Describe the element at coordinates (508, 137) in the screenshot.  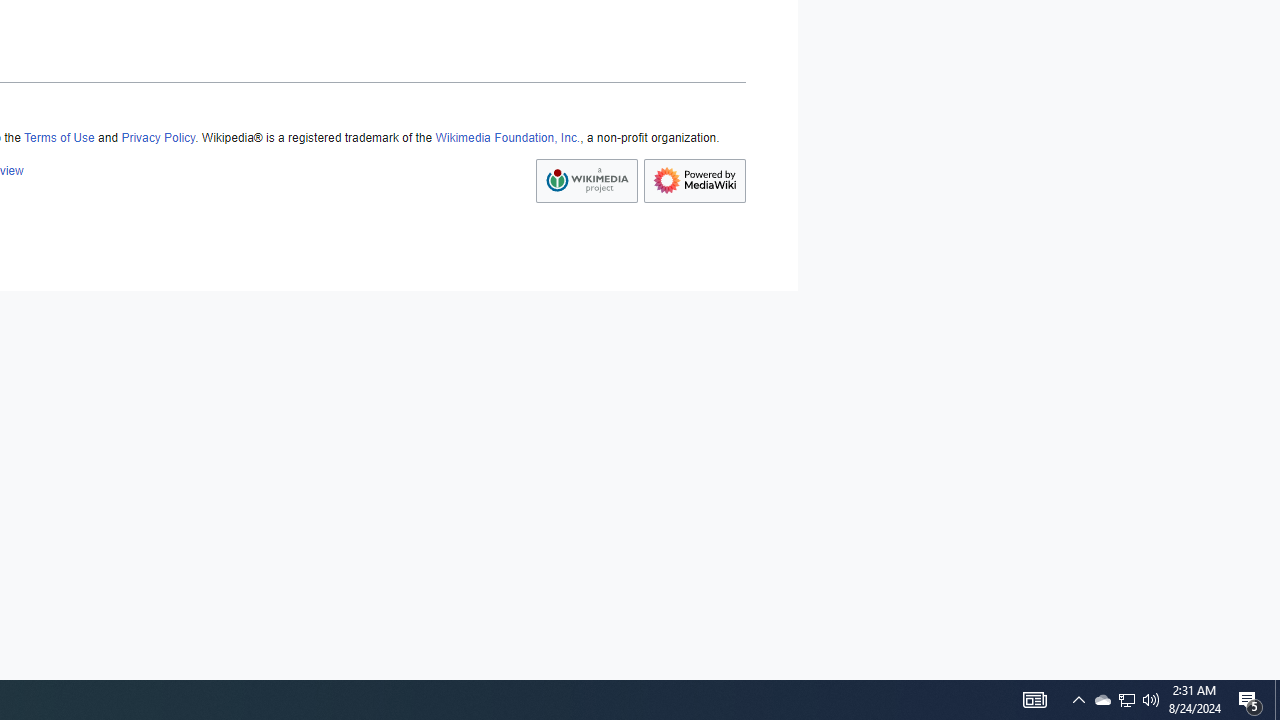
I see `'Wikimedia Foundation, Inc.'` at that location.